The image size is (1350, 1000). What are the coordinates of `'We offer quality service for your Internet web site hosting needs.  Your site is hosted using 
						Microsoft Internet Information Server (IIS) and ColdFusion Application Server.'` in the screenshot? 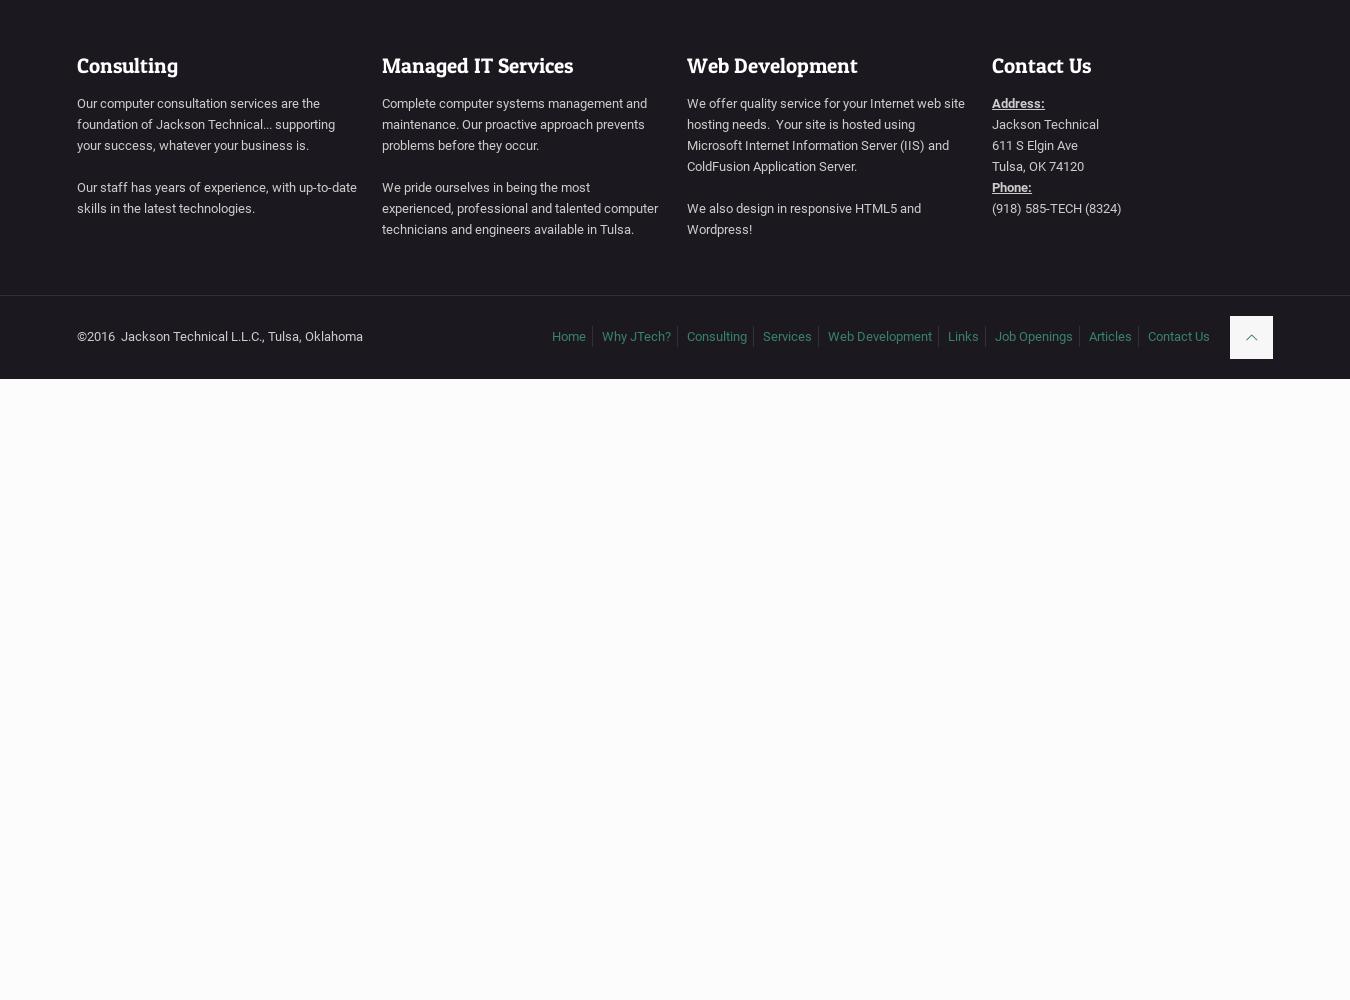 It's located at (686, 135).